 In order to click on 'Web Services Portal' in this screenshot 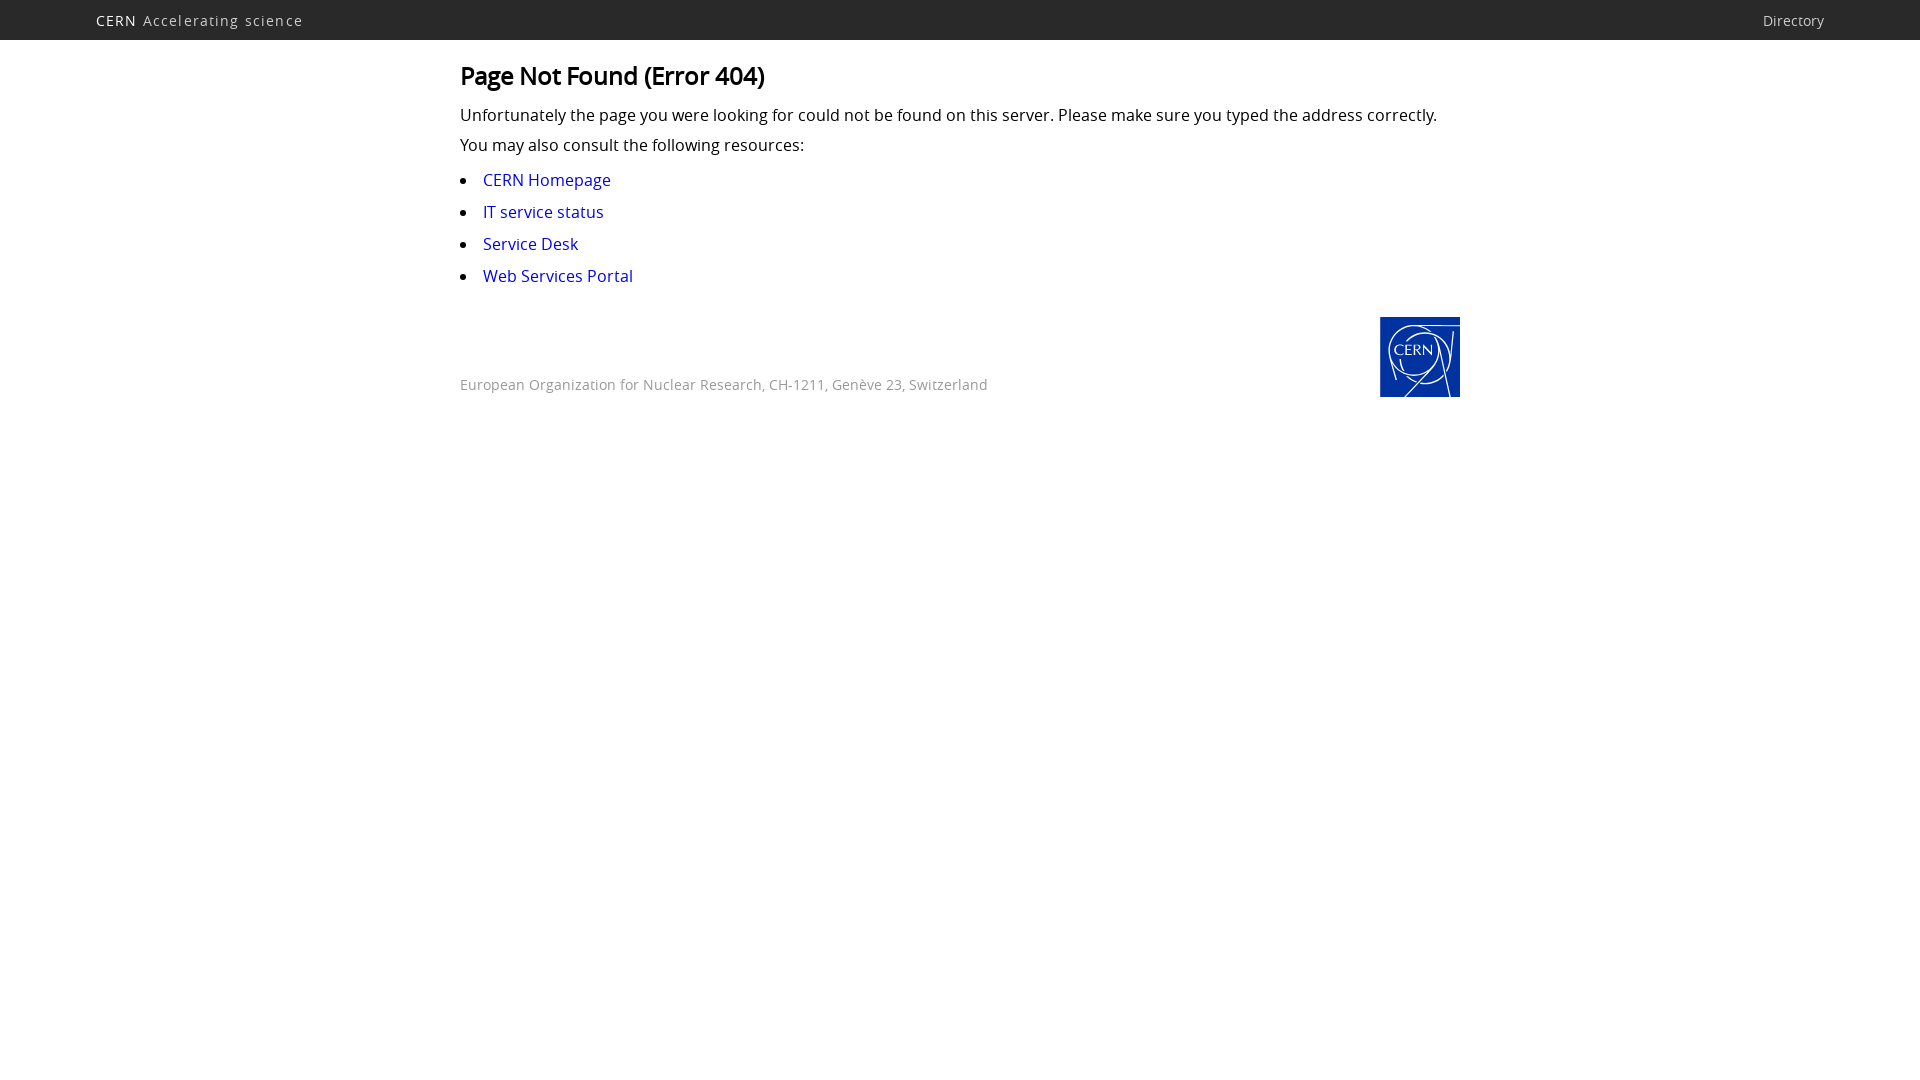, I will do `click(557, 276)`.